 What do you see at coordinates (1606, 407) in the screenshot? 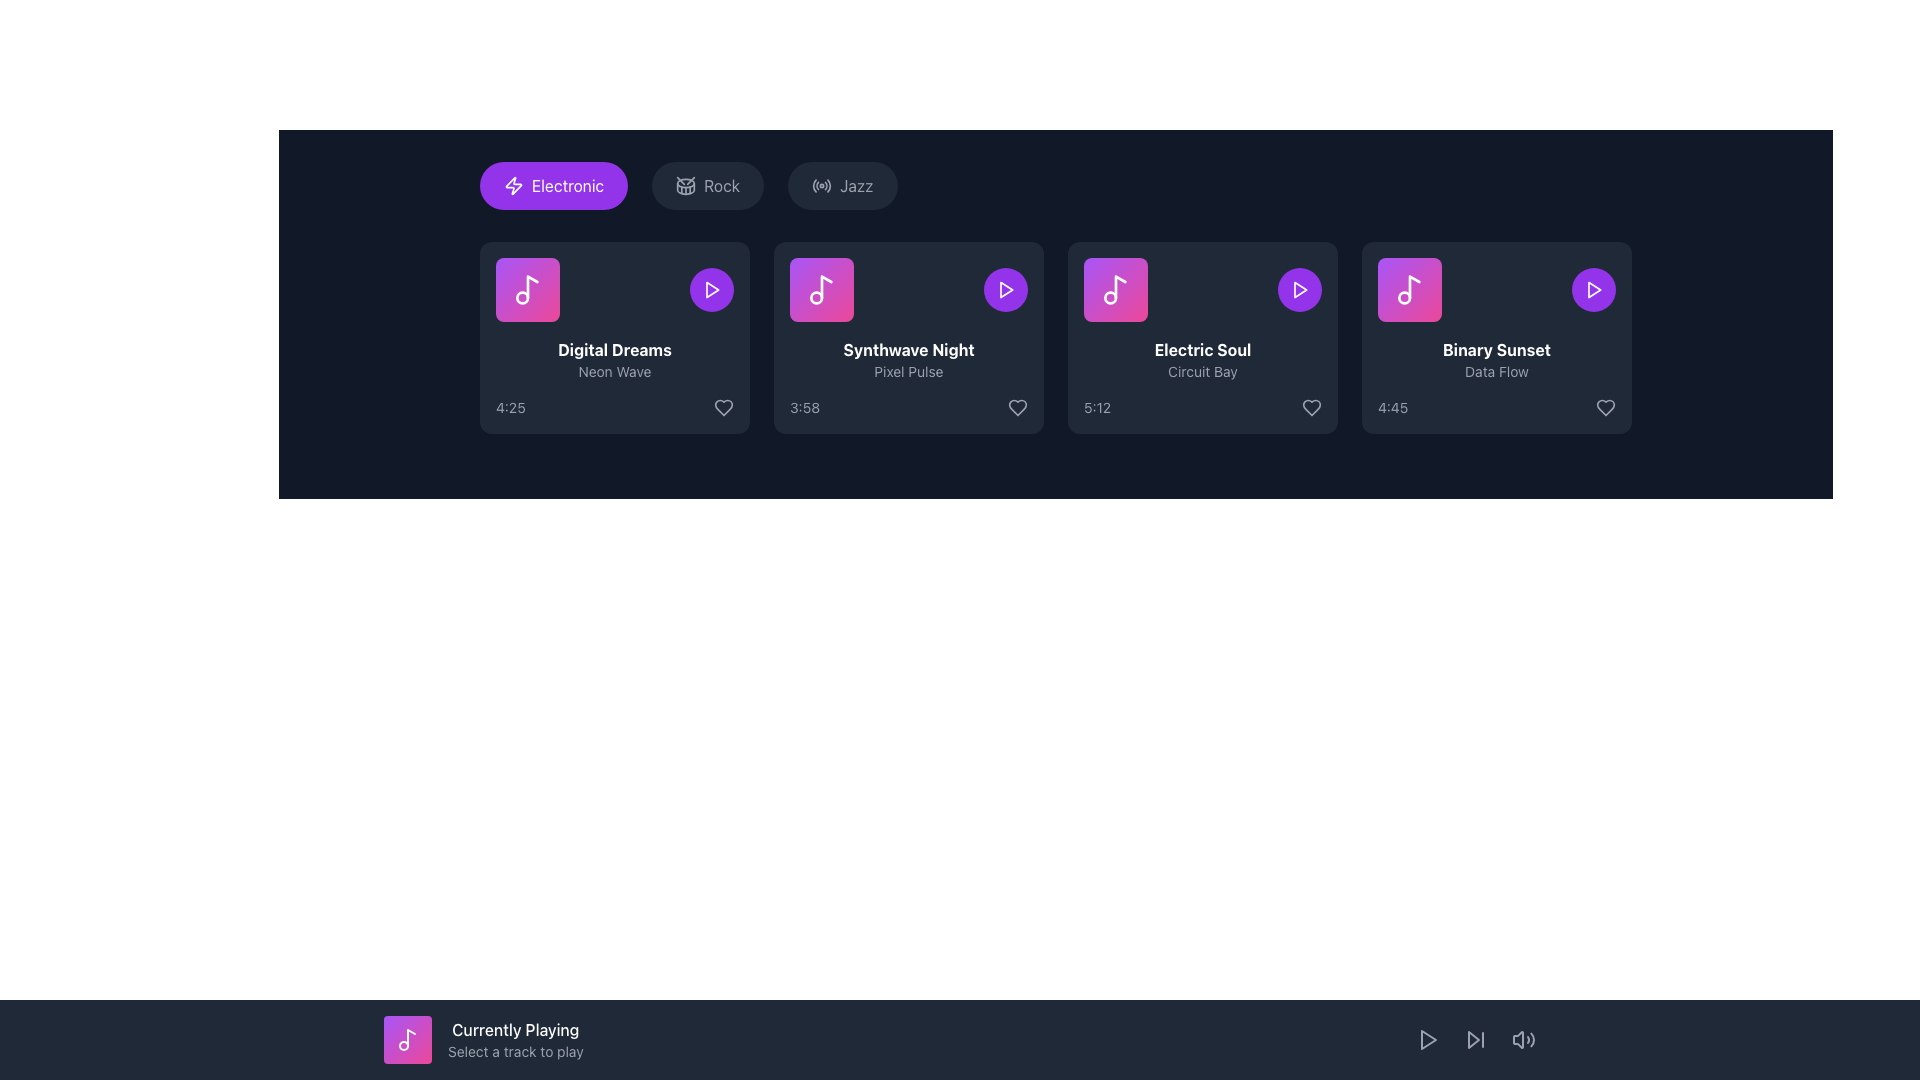
I see `the heart-shaped 'like' icon located at the bottom-right corner of the 'Binary Sunset - Data Flow' card to favorite the item` at bounding box center [1606, 407].